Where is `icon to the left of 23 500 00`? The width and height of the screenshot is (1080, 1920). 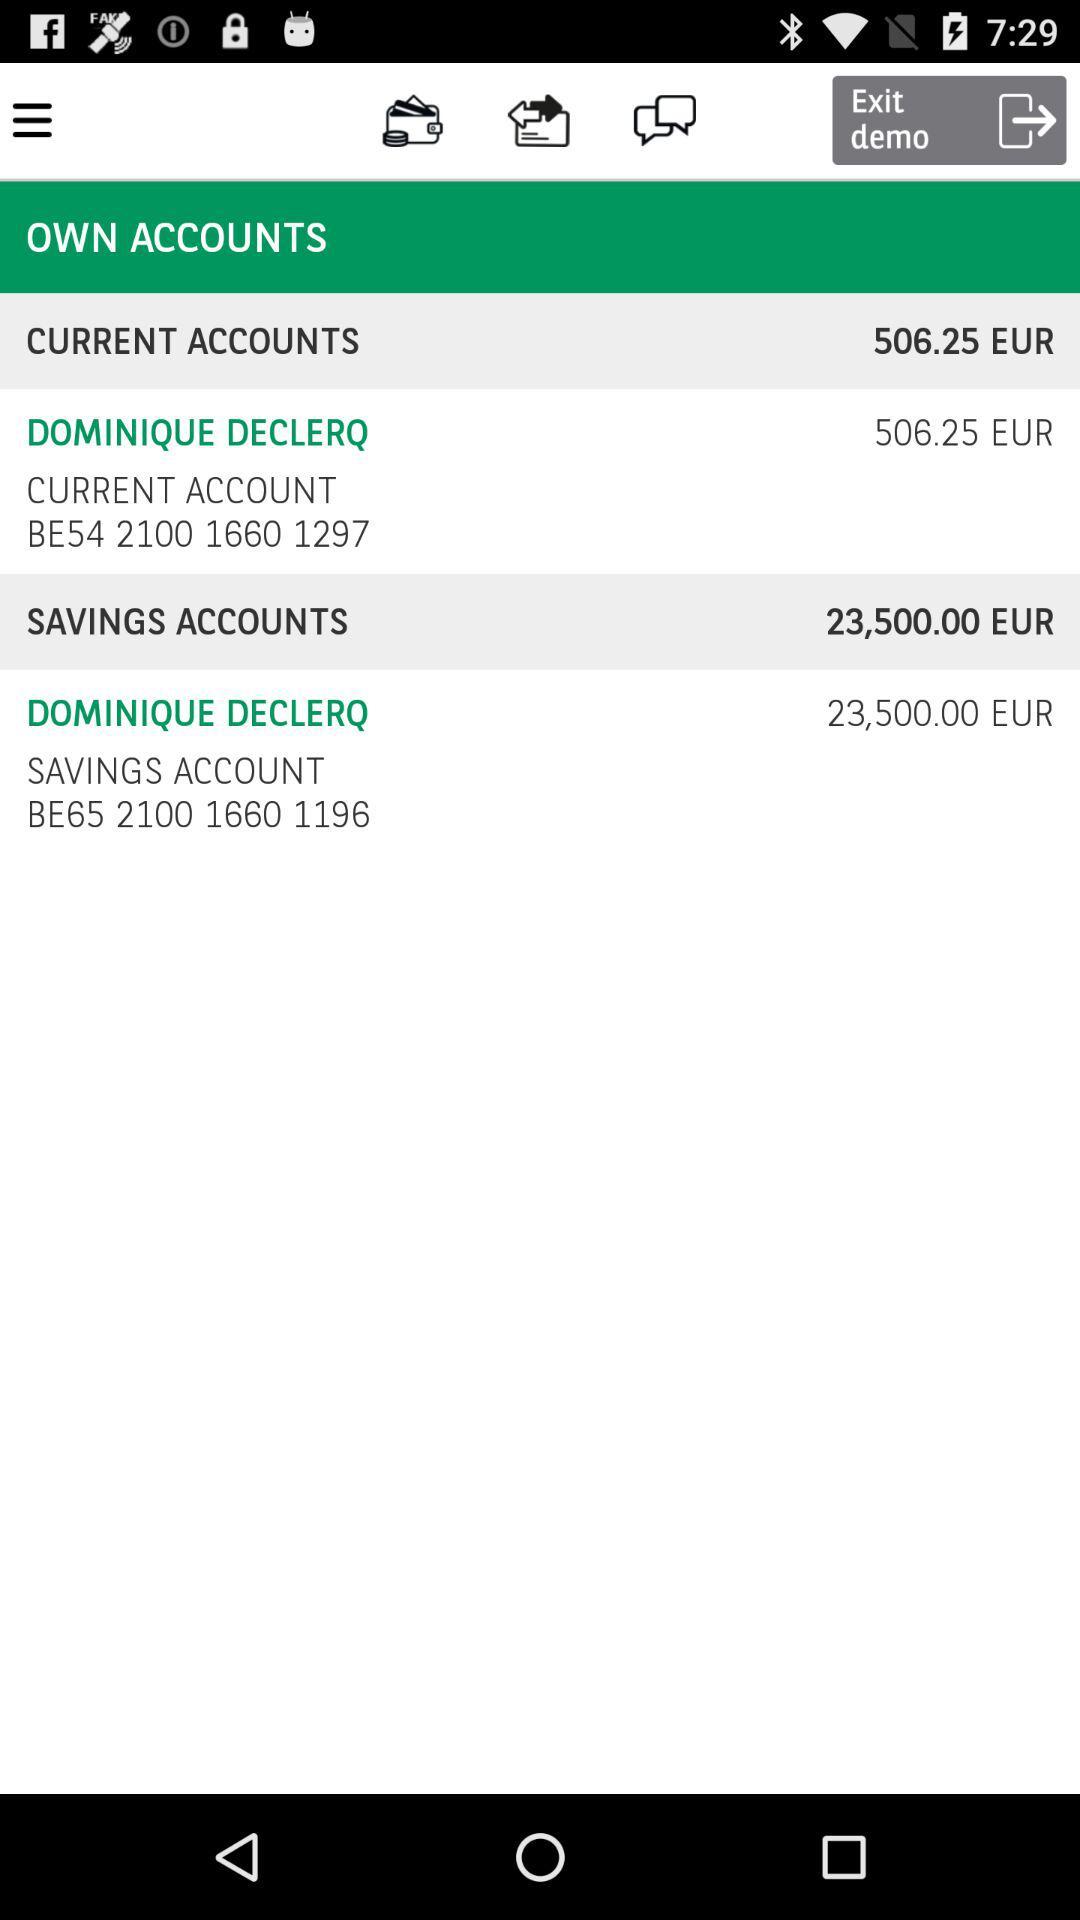 icon to the left of 23 500 00 is located at coordinates (174, 770).